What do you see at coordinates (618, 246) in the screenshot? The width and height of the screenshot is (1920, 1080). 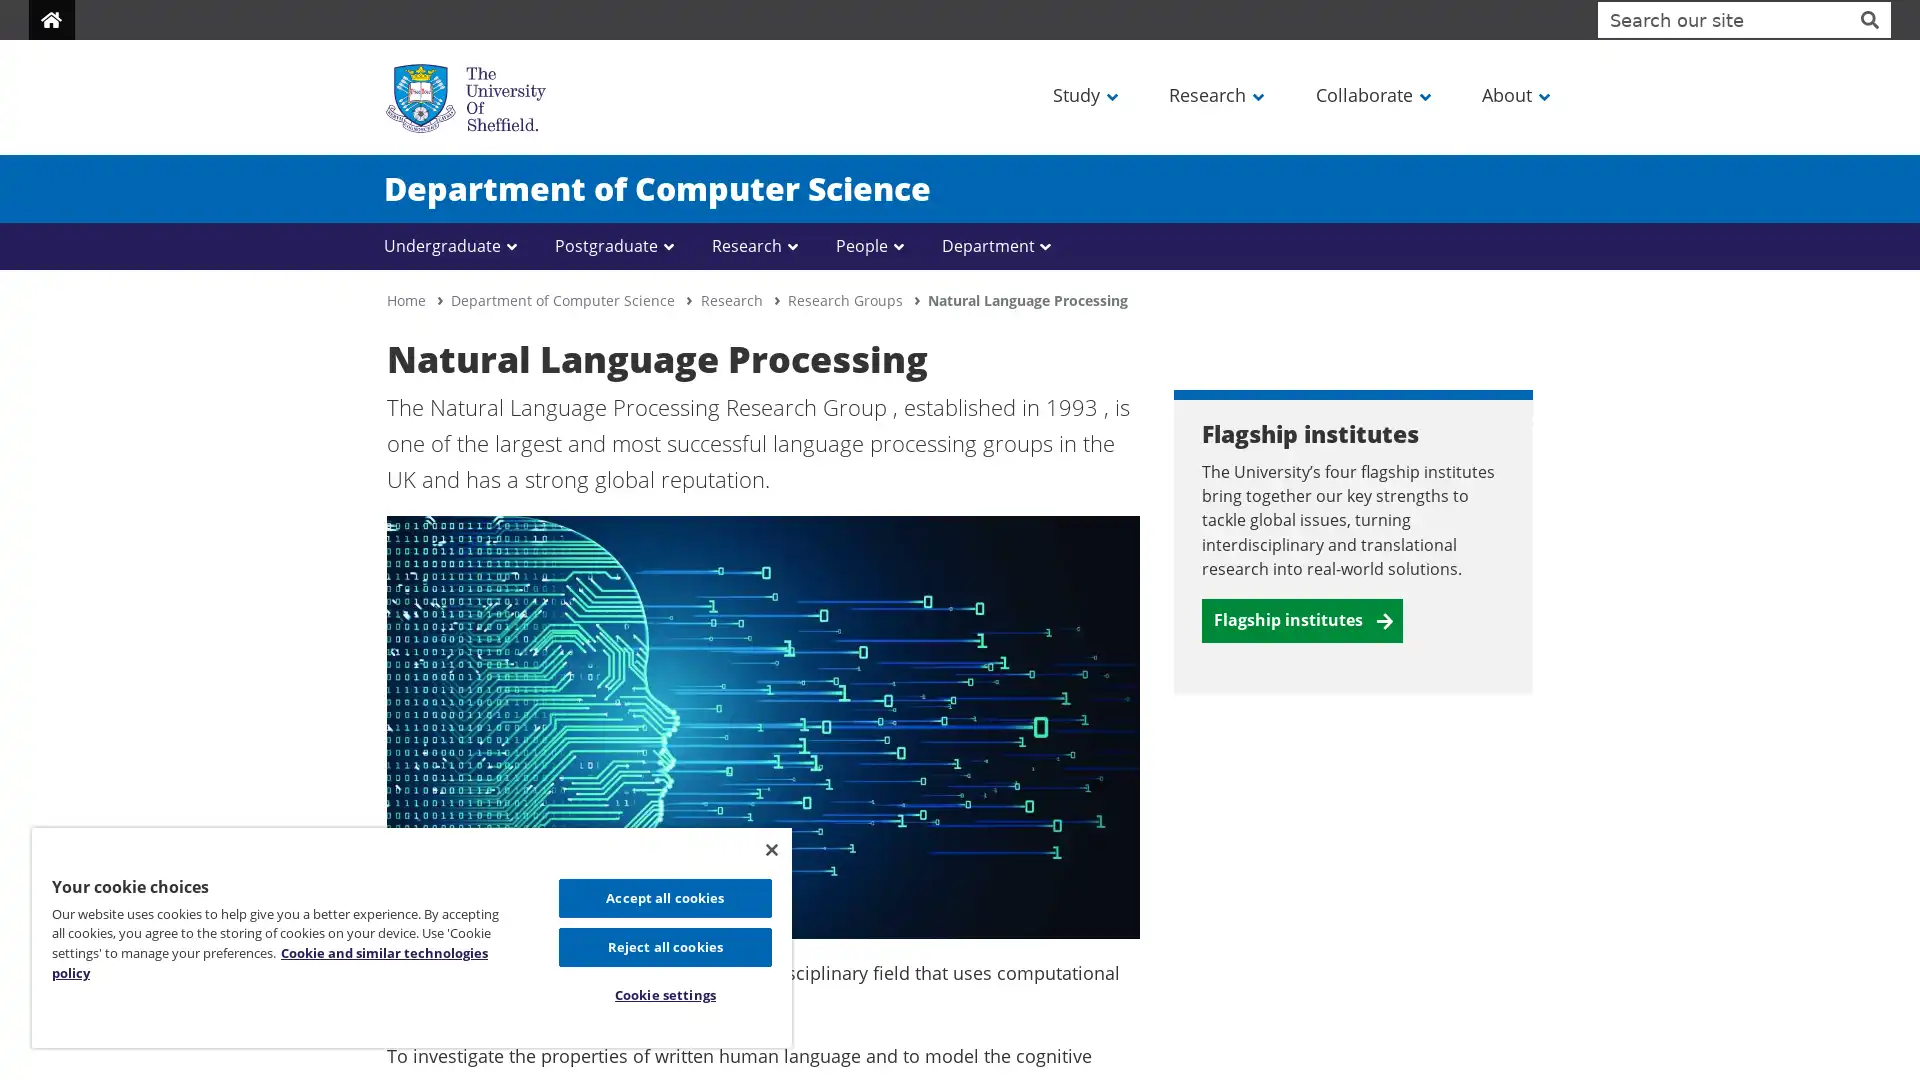 I see `Postgraduate` at bounding box center [618, 246].